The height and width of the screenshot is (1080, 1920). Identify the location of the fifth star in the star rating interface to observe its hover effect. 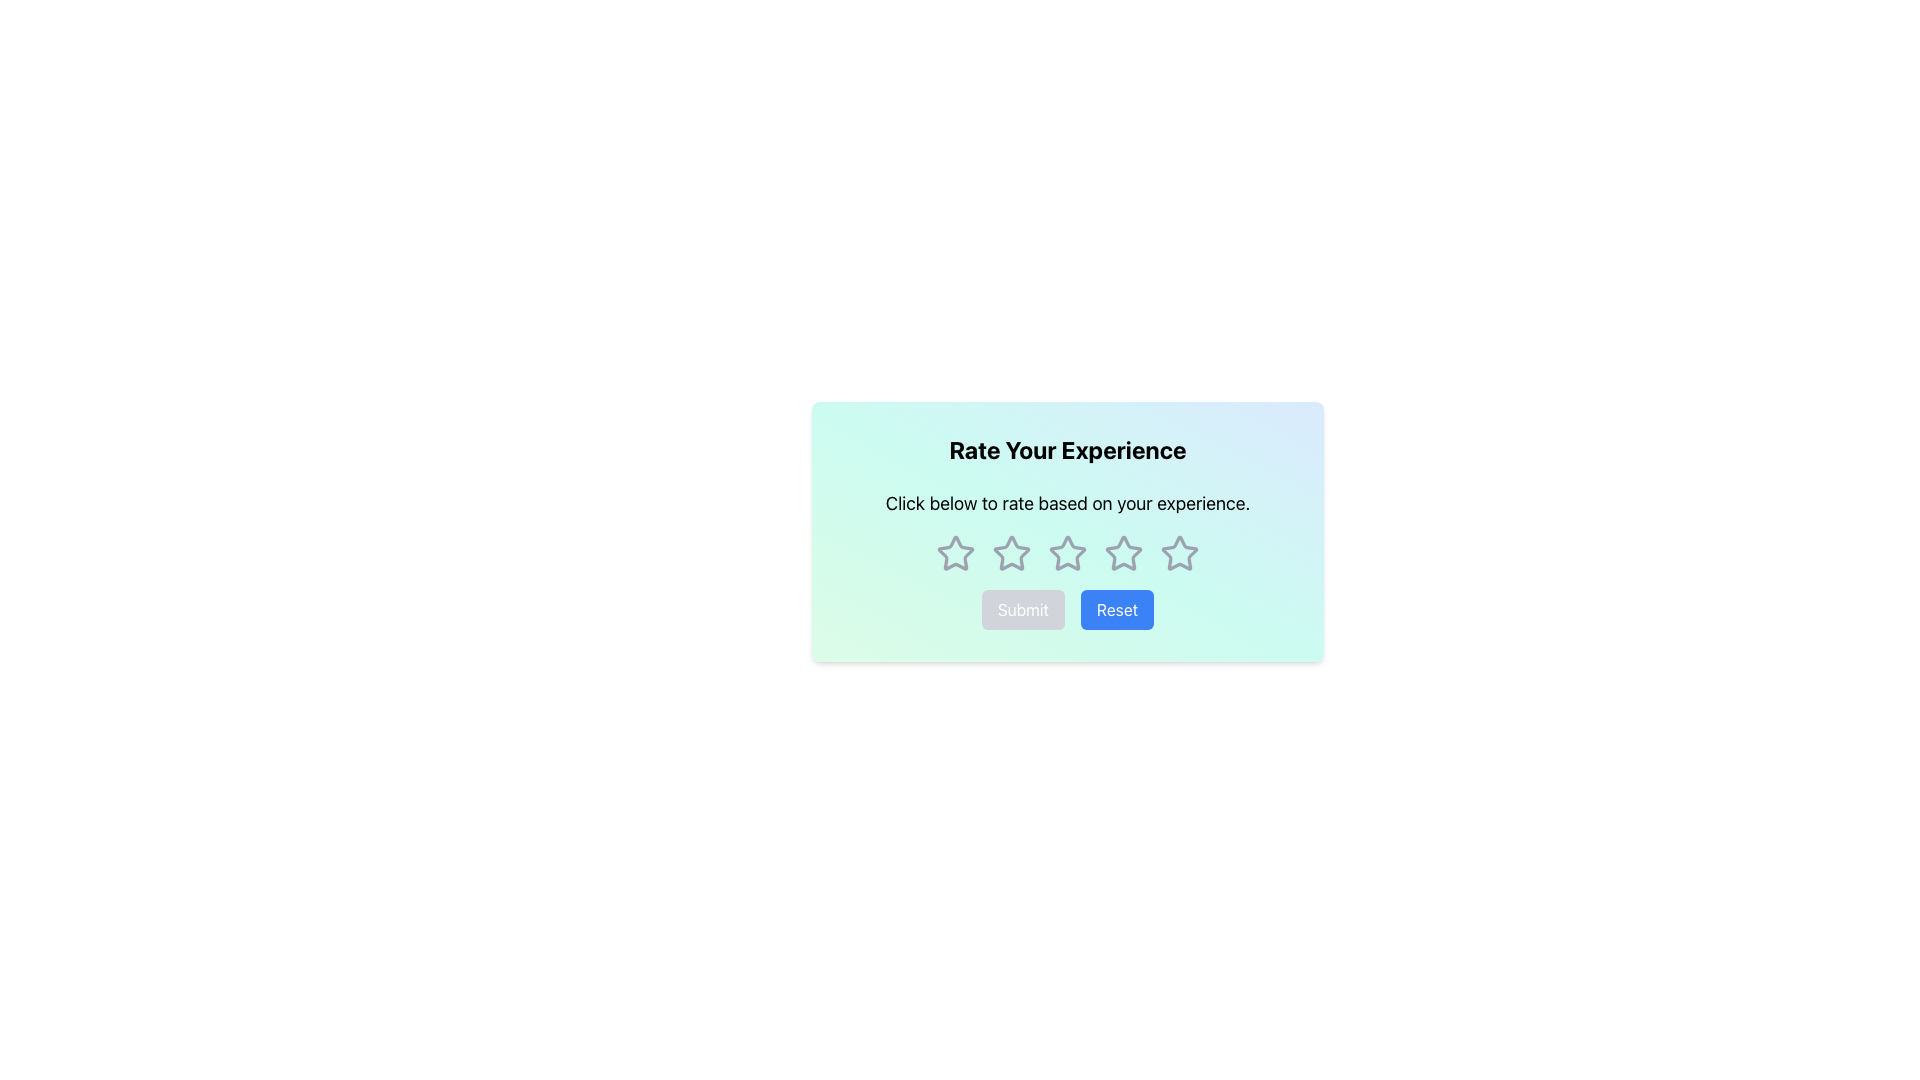
(1123, 554).